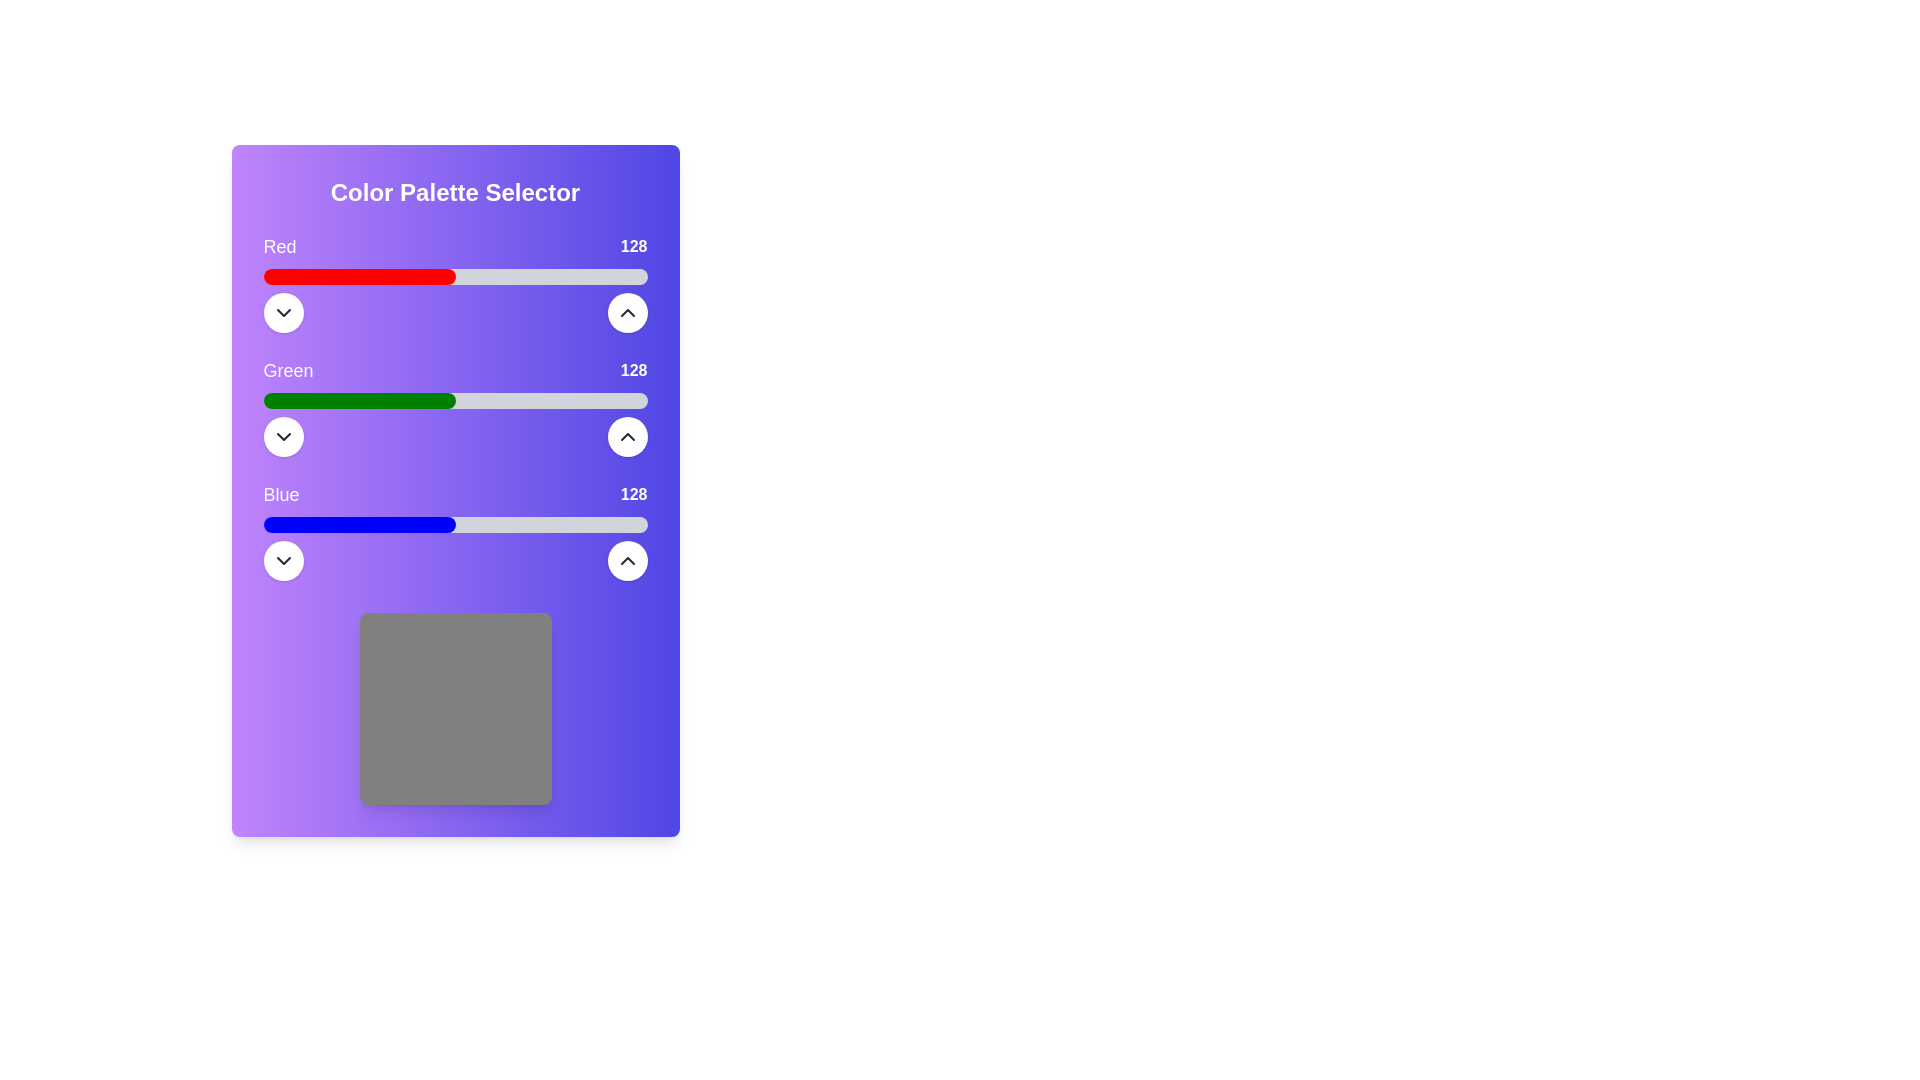 The width and height of the screenshot is (1920, 1080). What do you see at coordinates (626, 312) in the screenshot?
I see `the last button located to the right of the 'Red' color slider to increase the associated value` at bounding box center [626, 312].